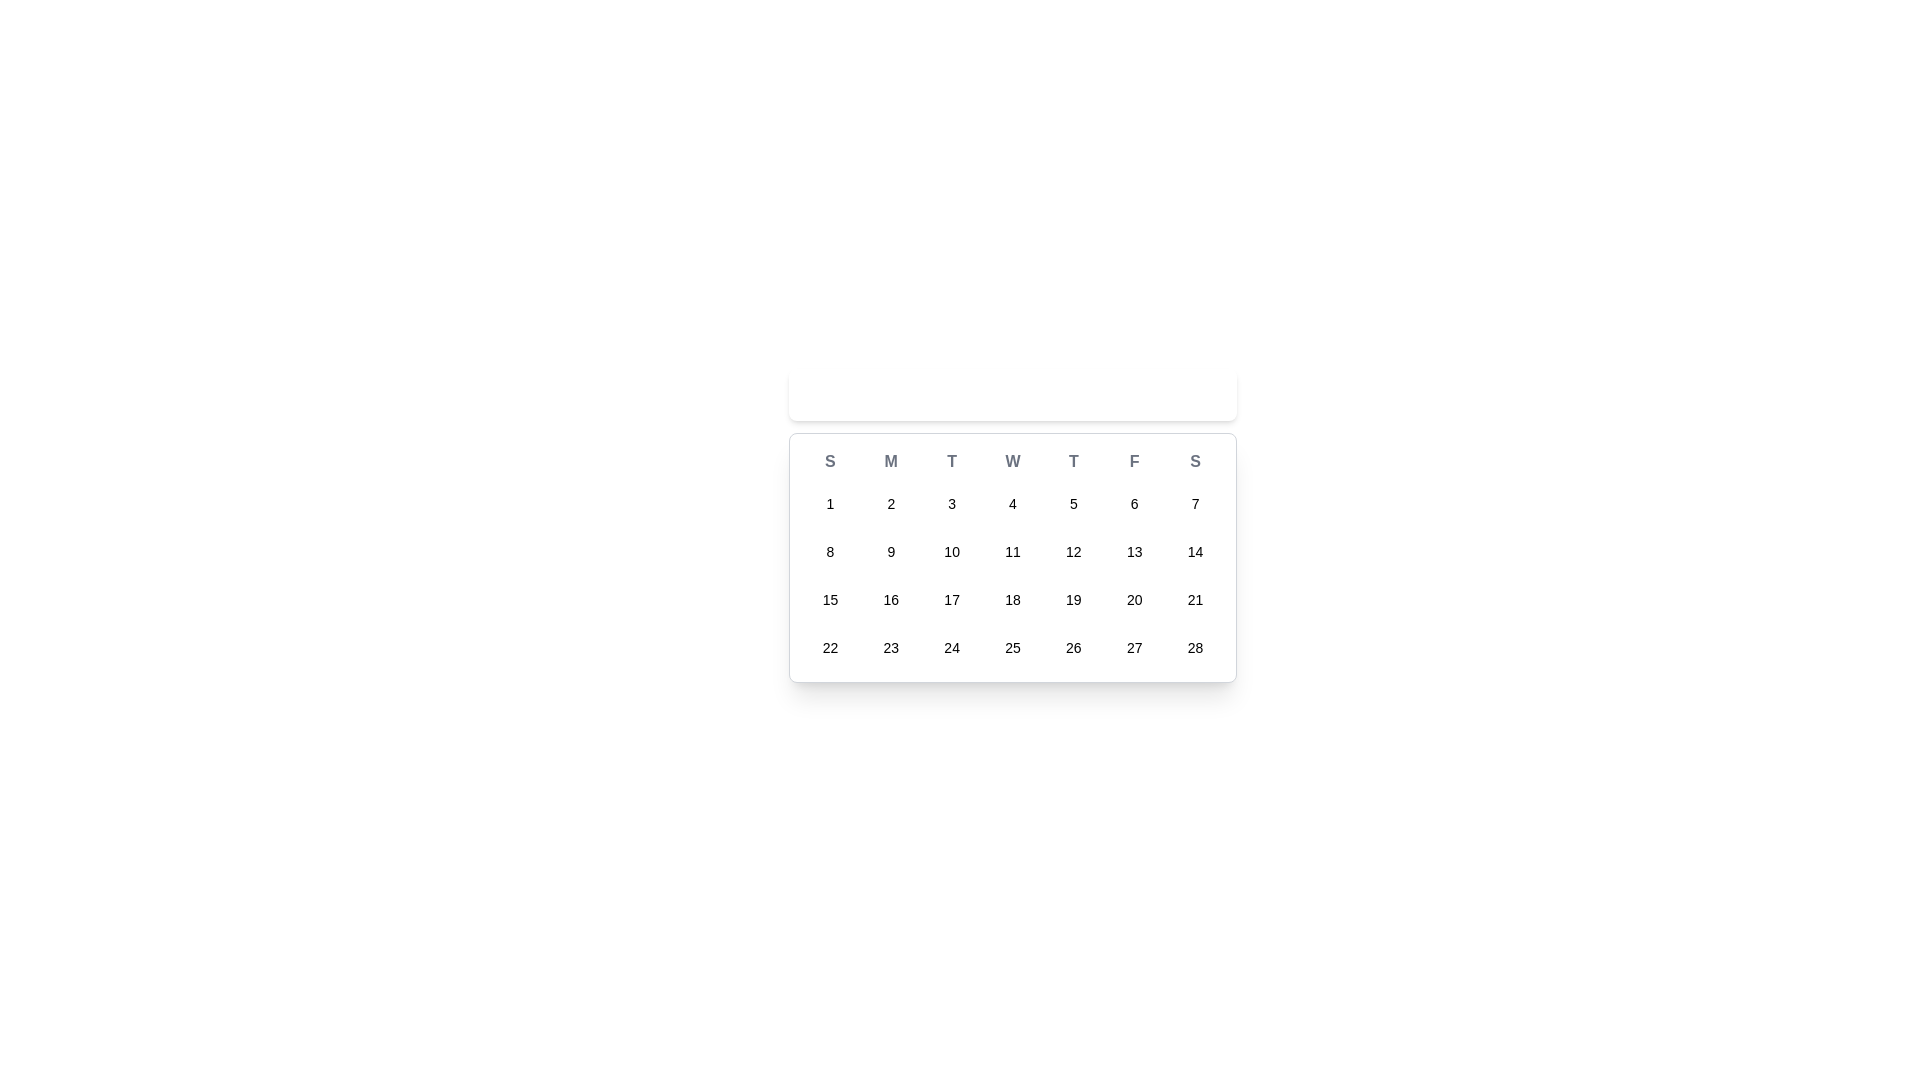 The image size is (1920, 1080). What do you see at coordinates (1012, 551) in the screenshot?
I see `the button representing the date '11' in the calendar view` at bounding box center [1012, 551].